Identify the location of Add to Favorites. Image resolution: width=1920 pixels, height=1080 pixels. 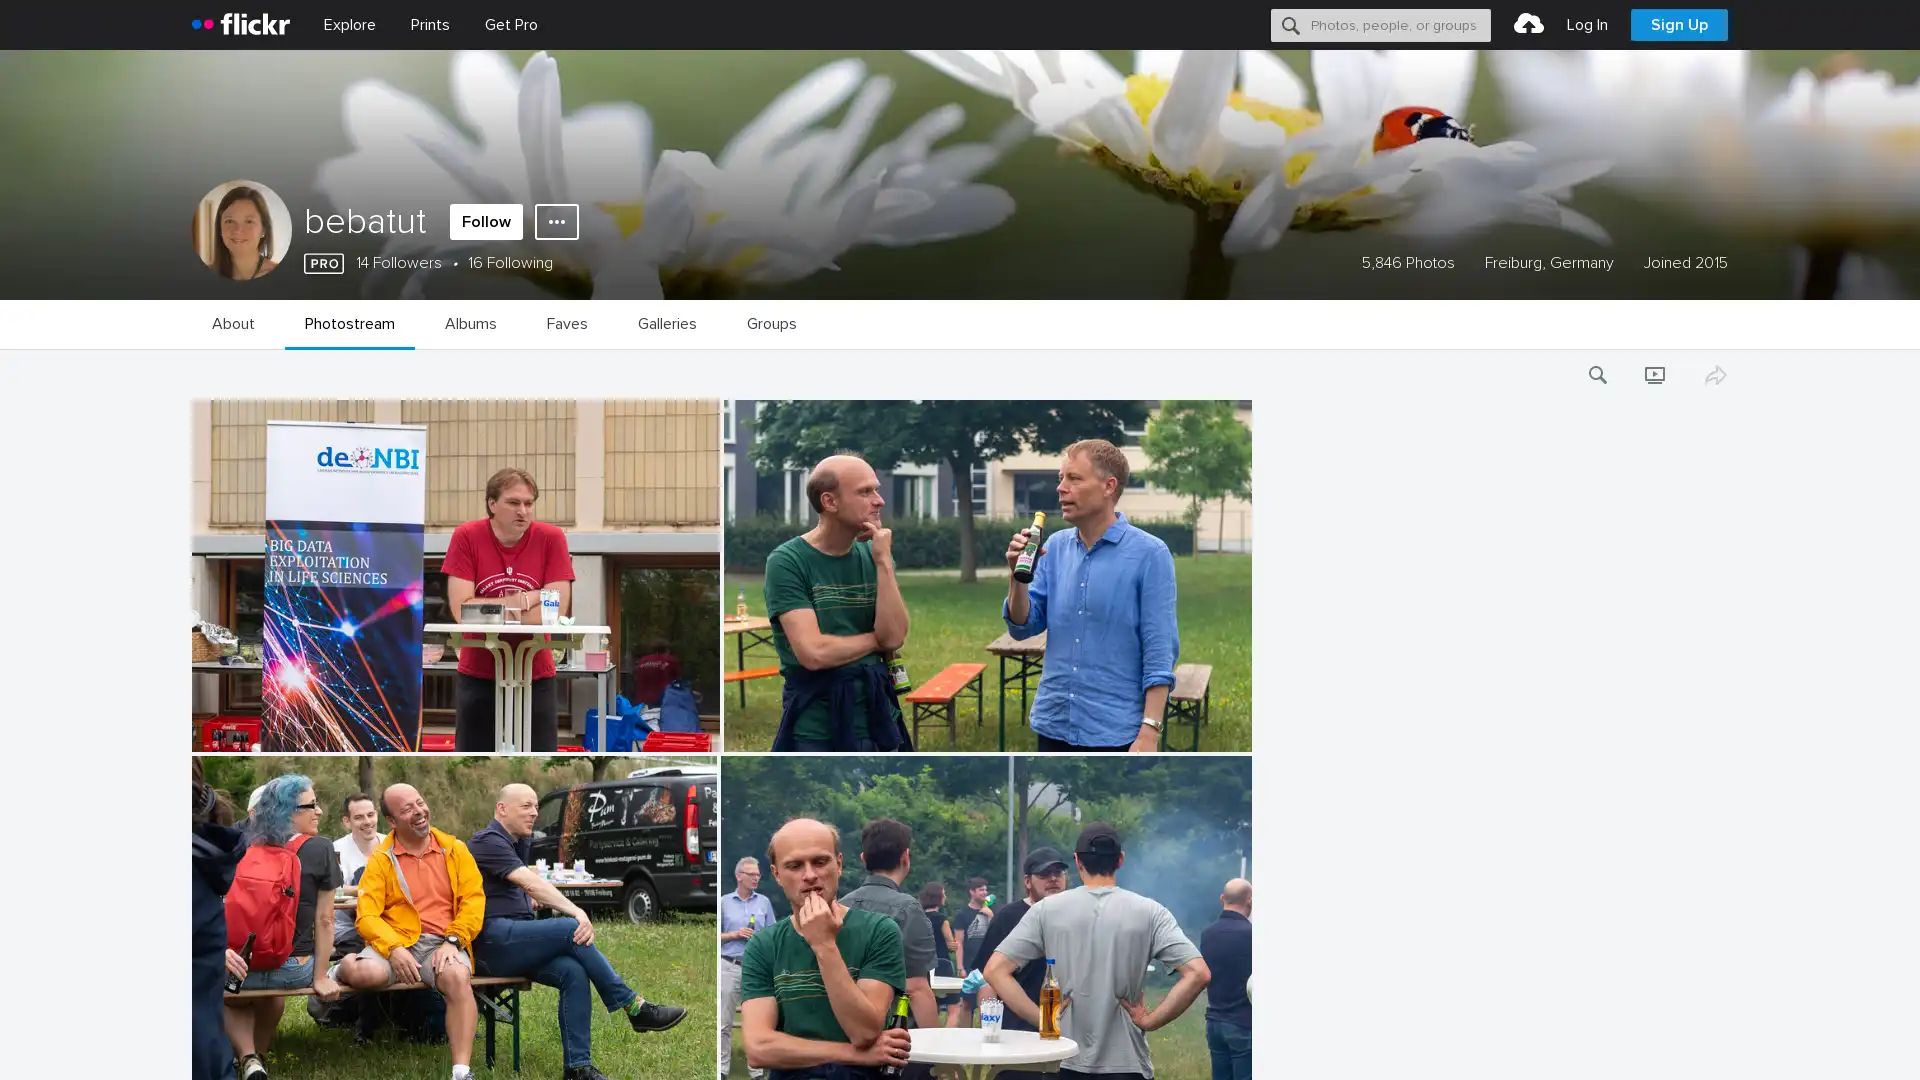
(1679, 1067).